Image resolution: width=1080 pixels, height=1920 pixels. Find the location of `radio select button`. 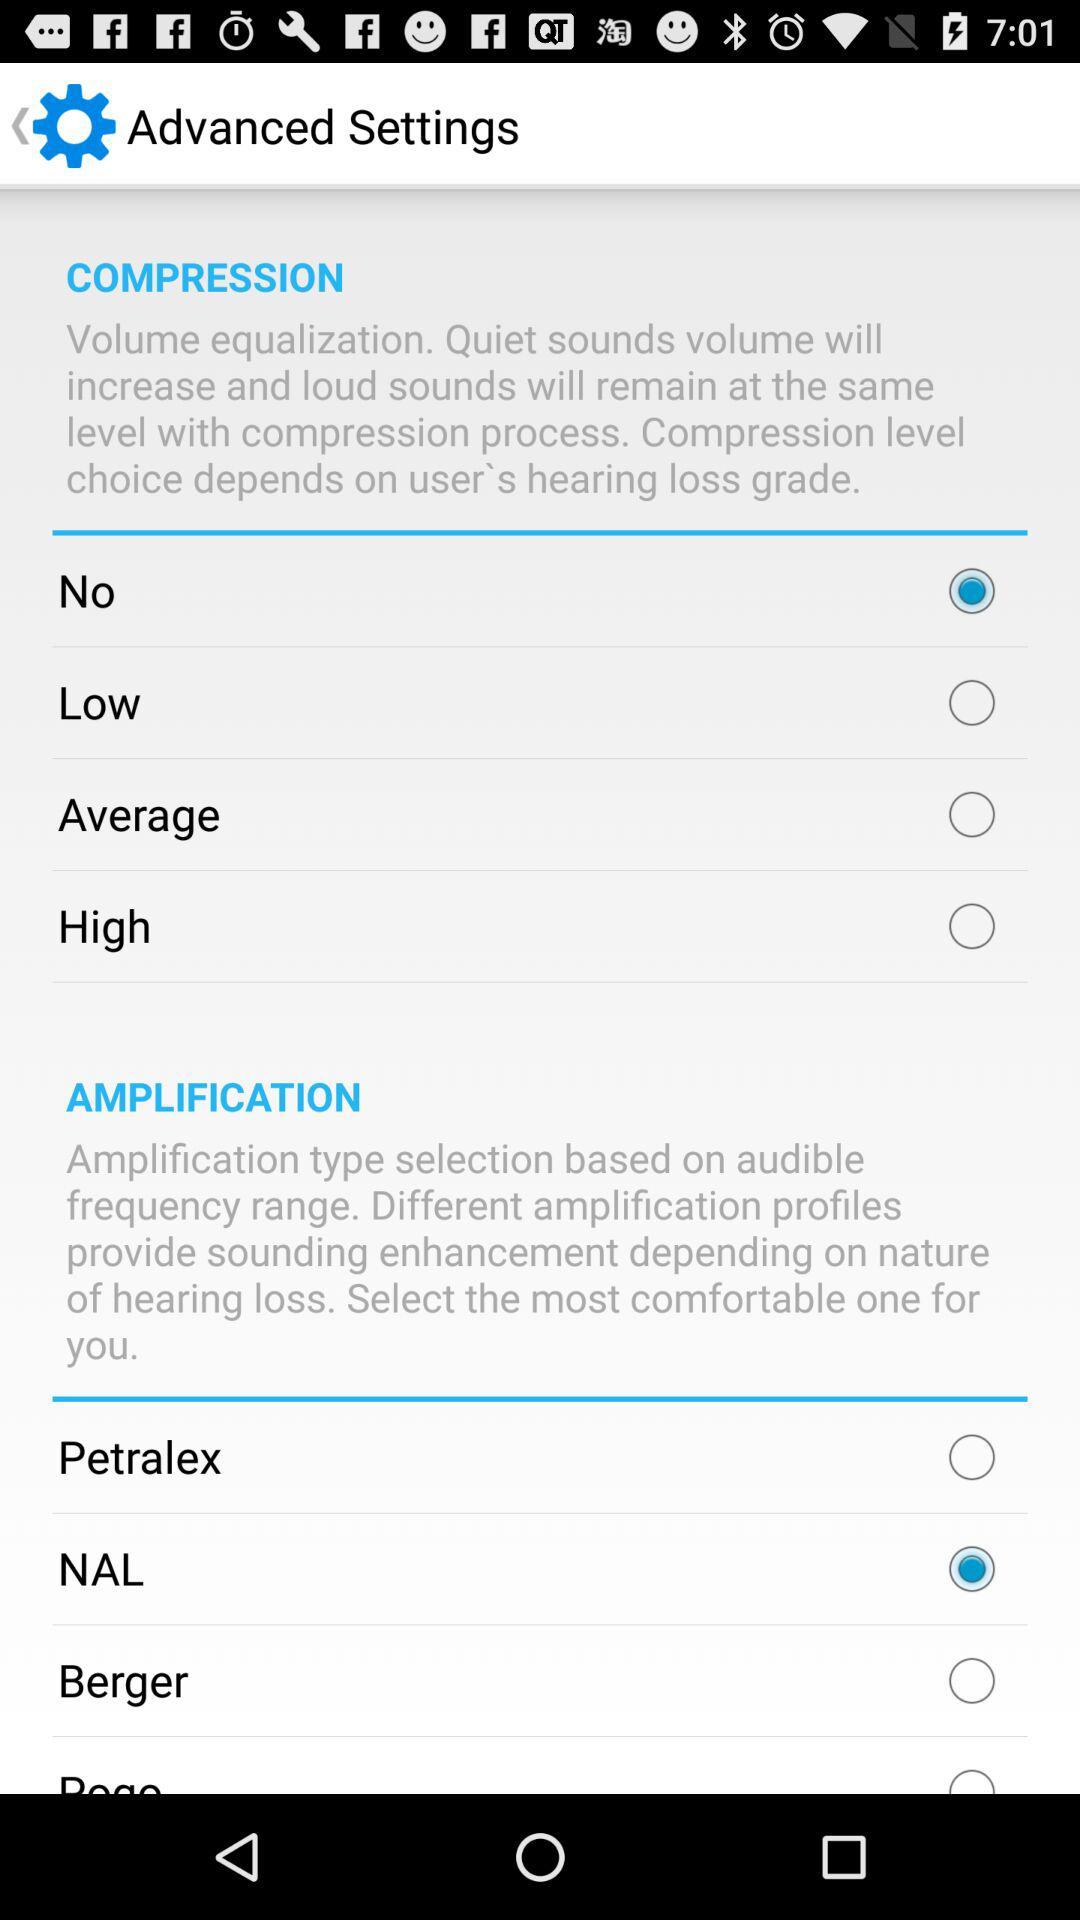

radio select button is located at coordinates (971, 589).